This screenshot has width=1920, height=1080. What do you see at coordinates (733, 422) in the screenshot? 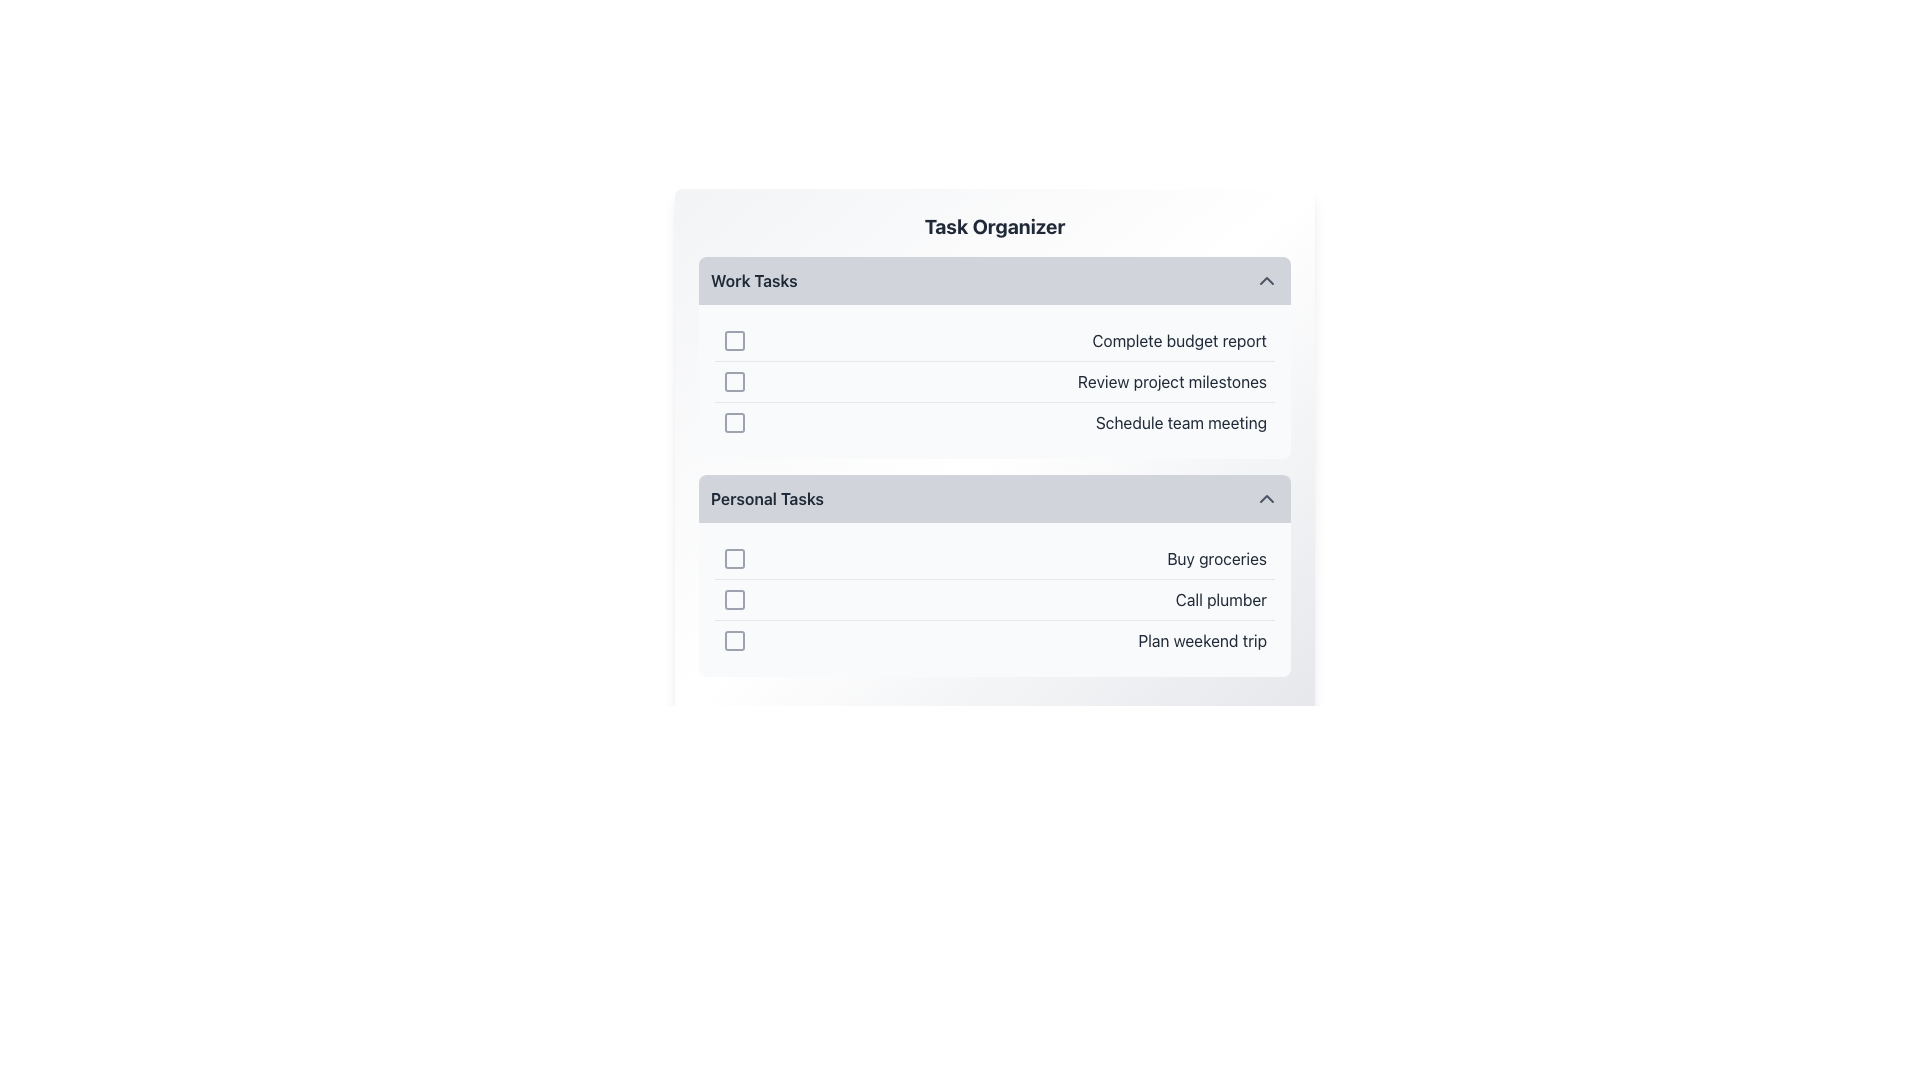
I see `the third checkbox in the 'Work Tasks' section of the 'Task Organizer' interface, which has a light gray outline and a hollow center, located to the left of the text 'Schedule team meeting'` at bounding box center [733, 422].